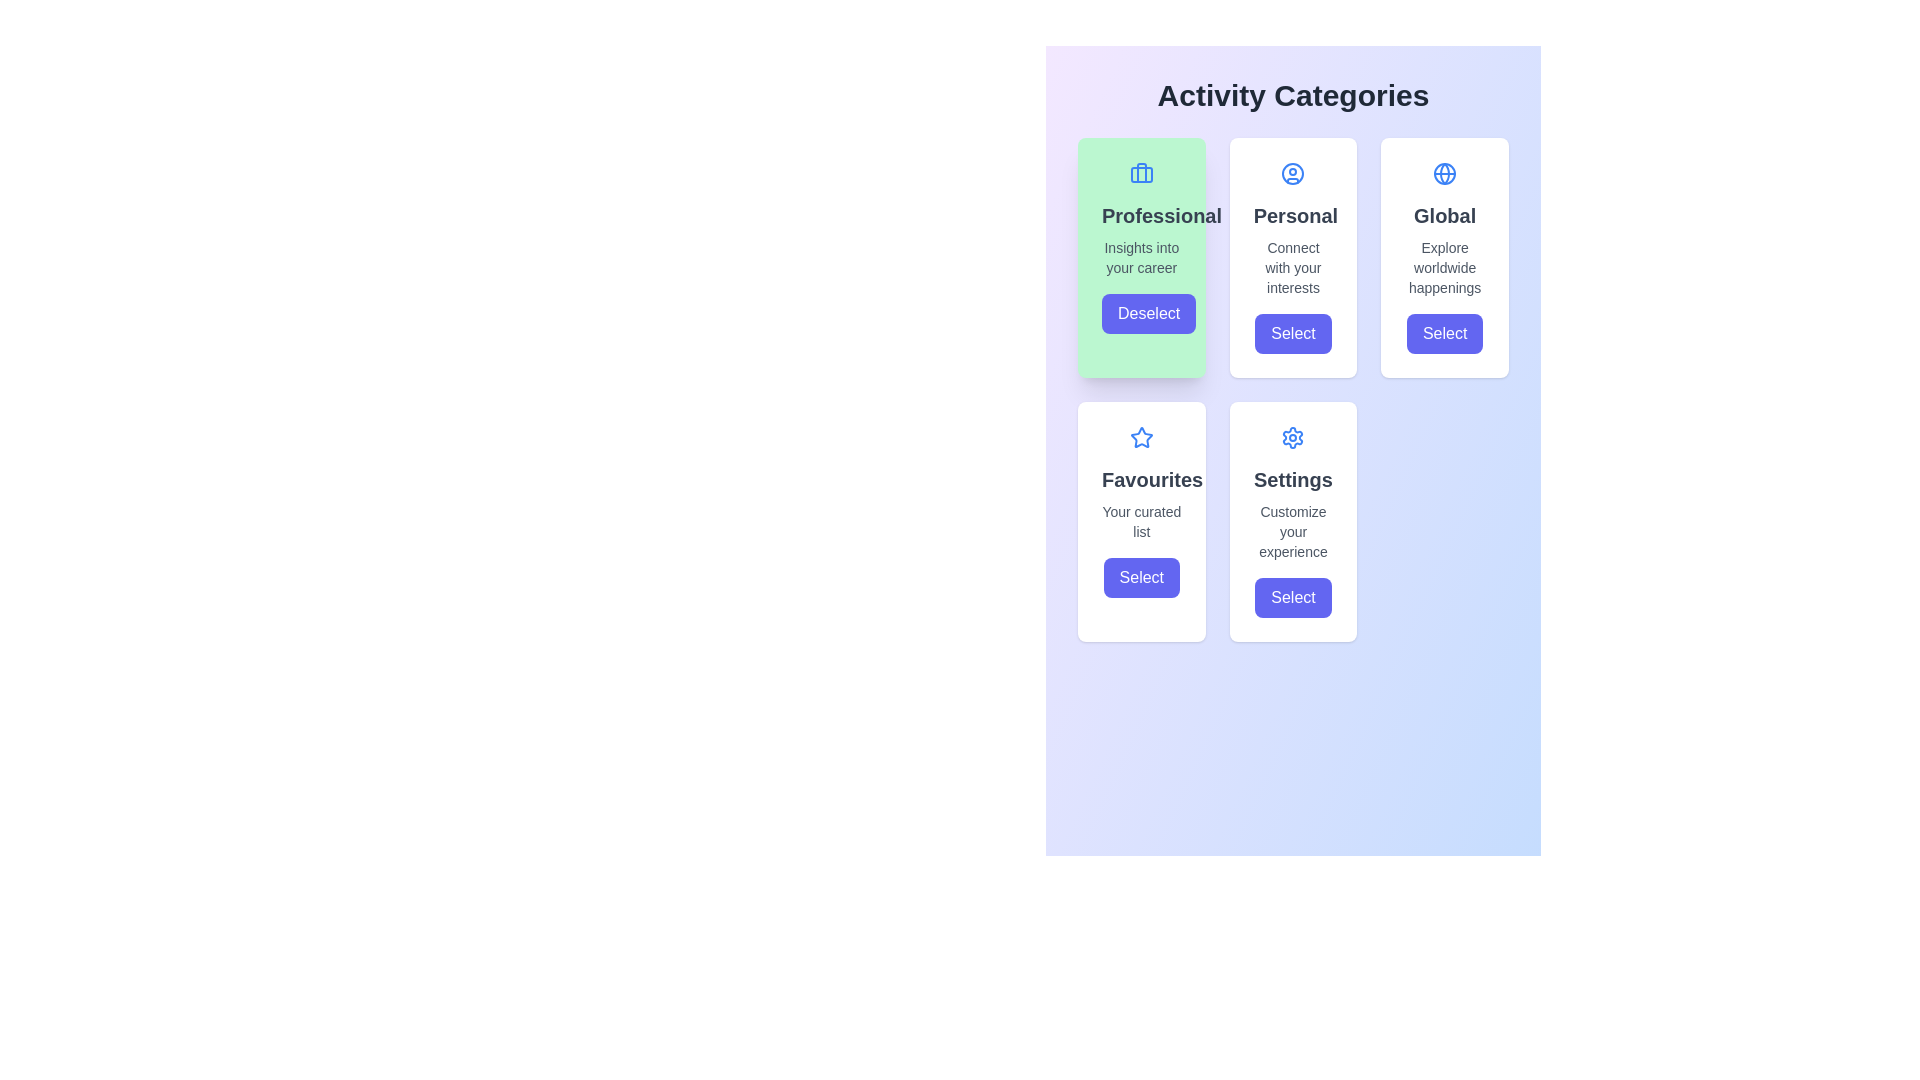 Image resolution: width=1920 pixels, height=1080 pixels. Describe the element at coordinates (1293, 531) in the screenshot. I see `the informational subtitle or description text label for the 'Settings' section, which is positioned beneath the 'Settings' title and above the 'Select' button` at that location.